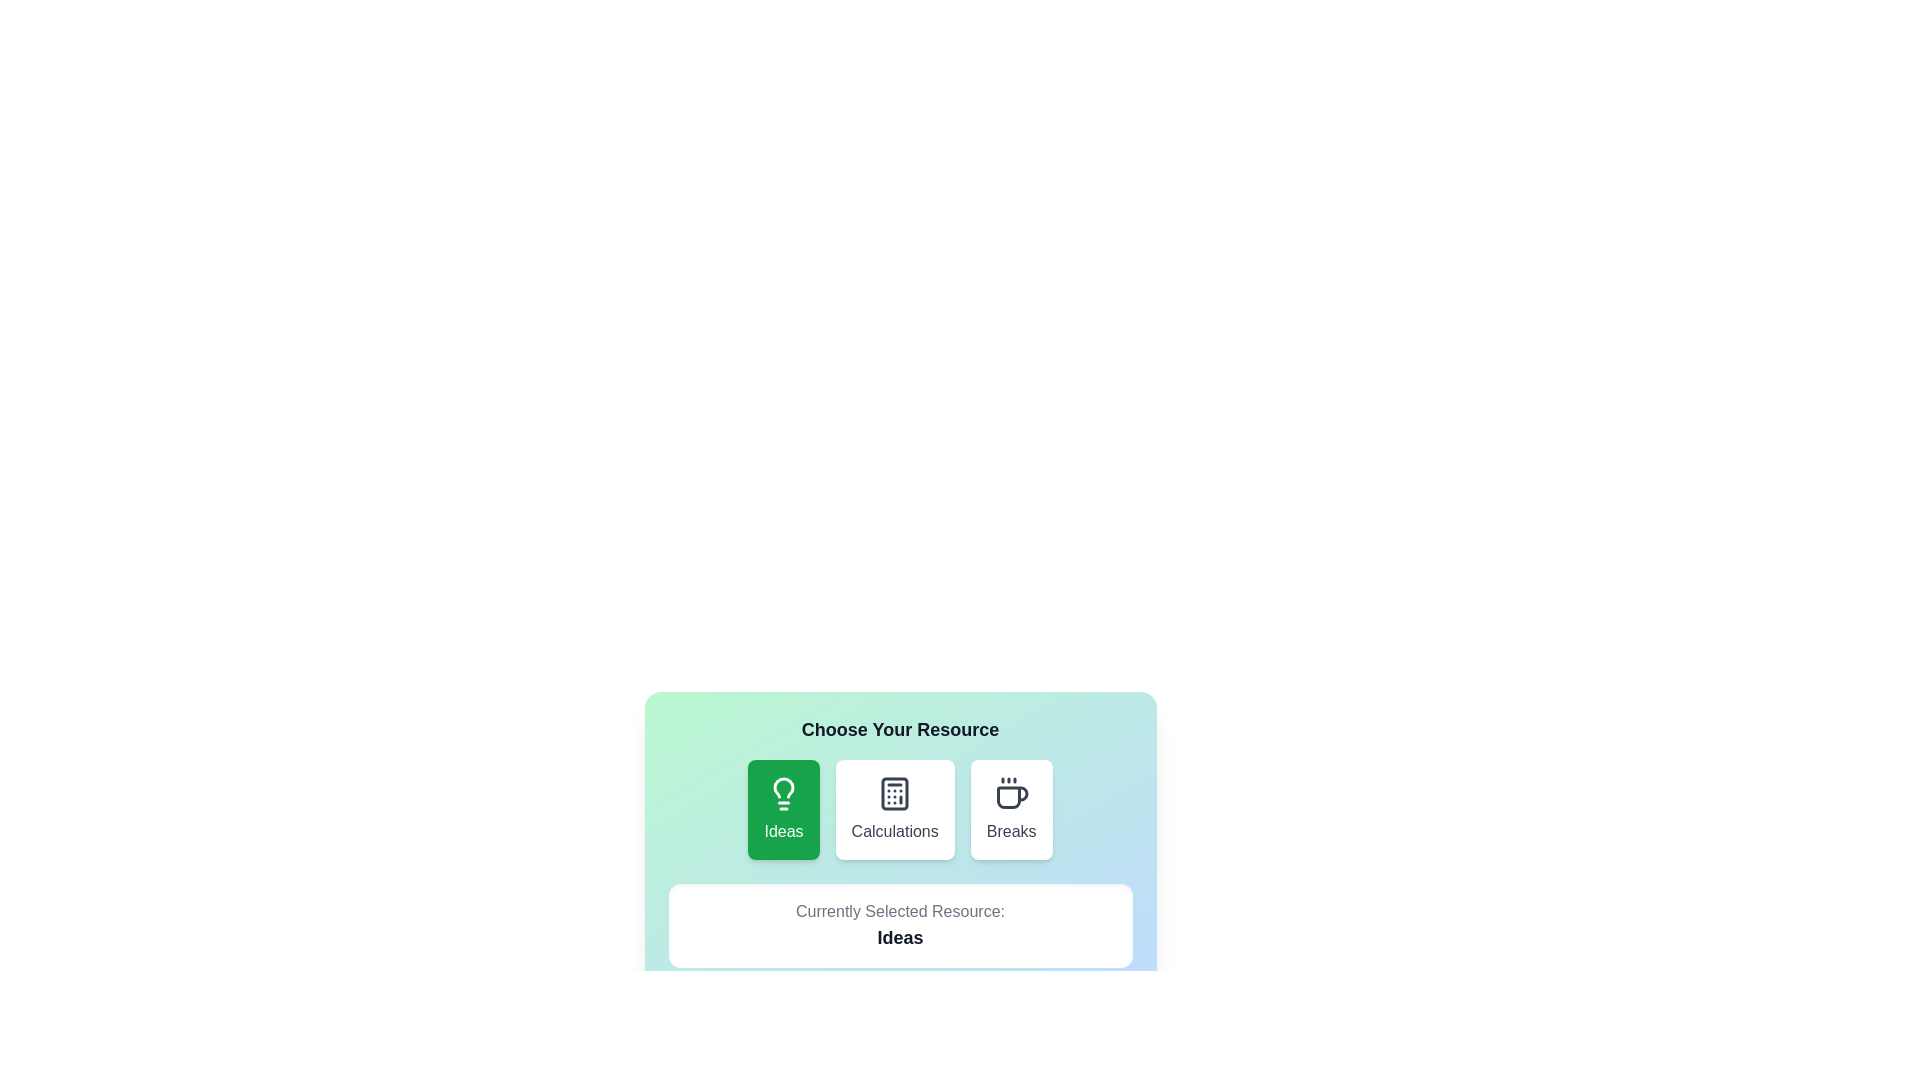 The height and width of the screenshot is (1080, 1920). Describe the element at coordinates (782, 810) in the screenshot. I see `the button corresponding to the resource type Ideas` at that location.